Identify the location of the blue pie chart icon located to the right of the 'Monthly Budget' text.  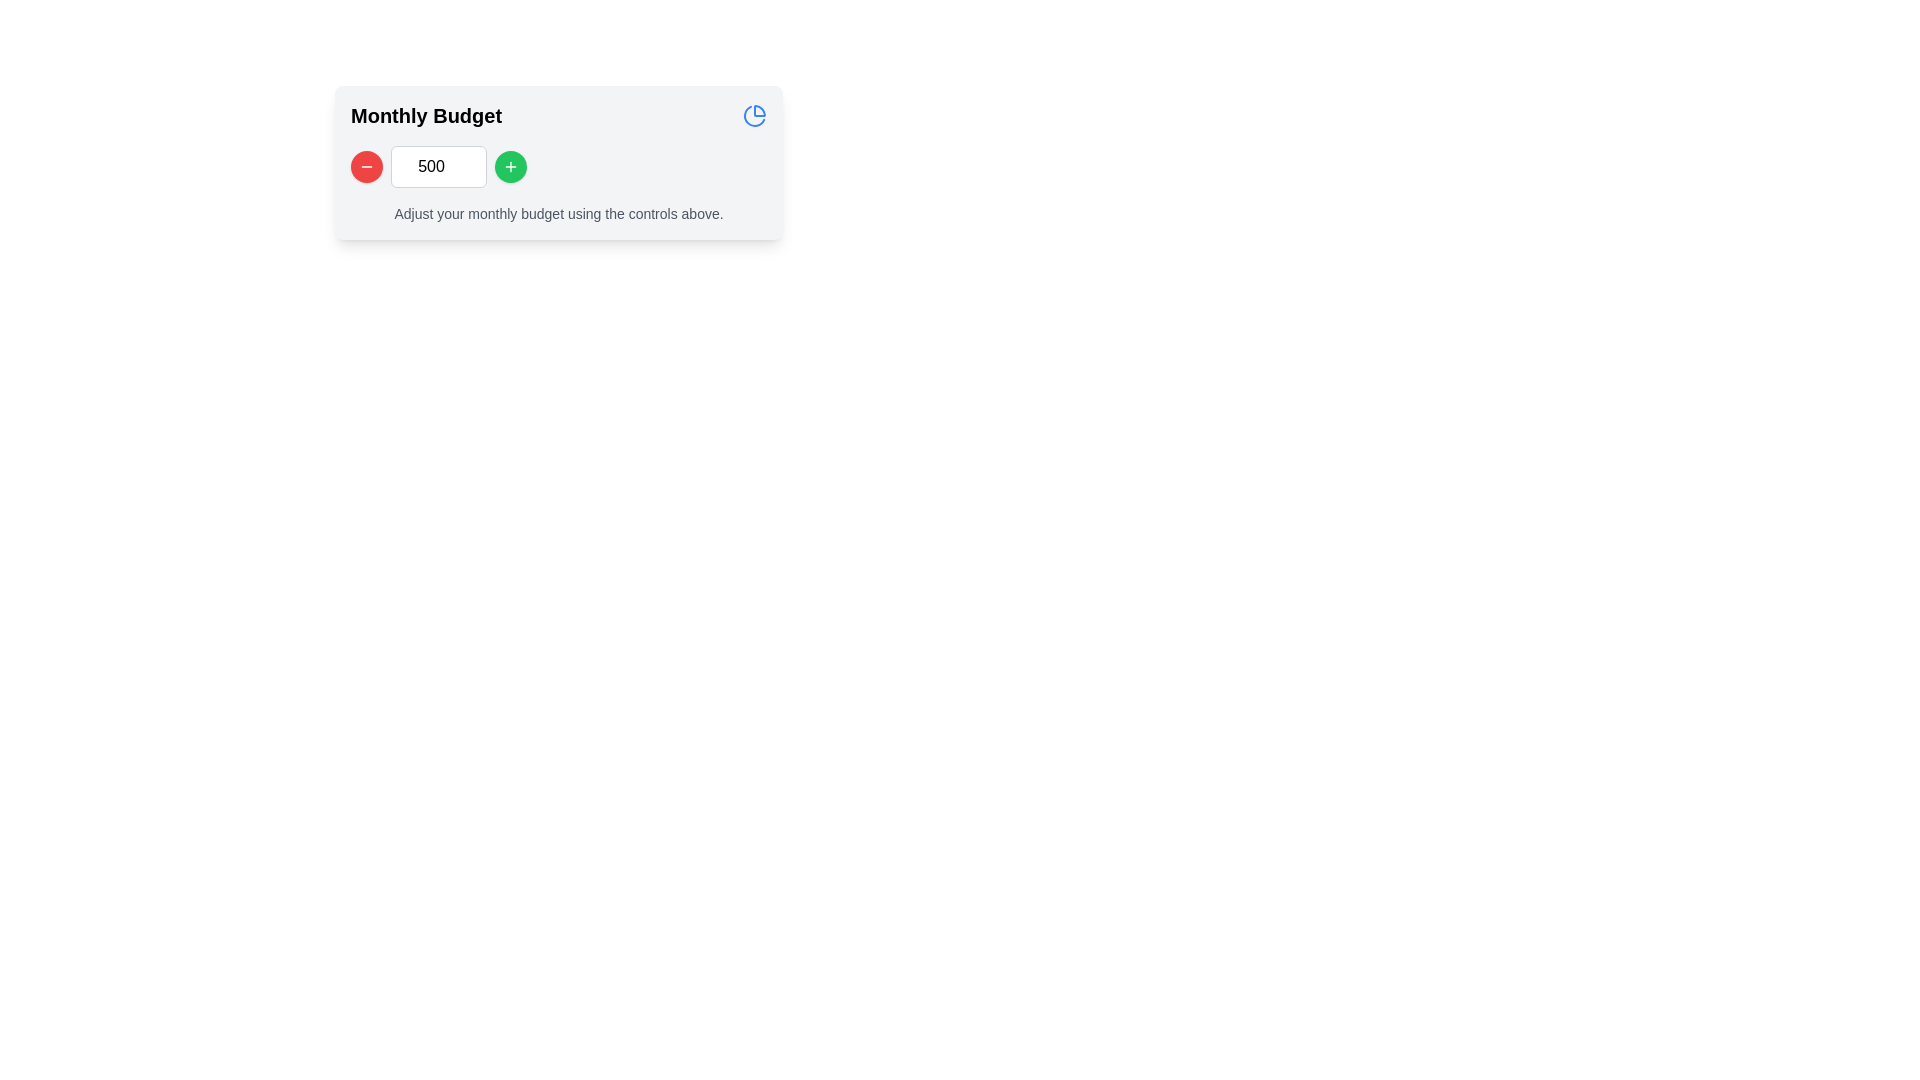
(753, 115).